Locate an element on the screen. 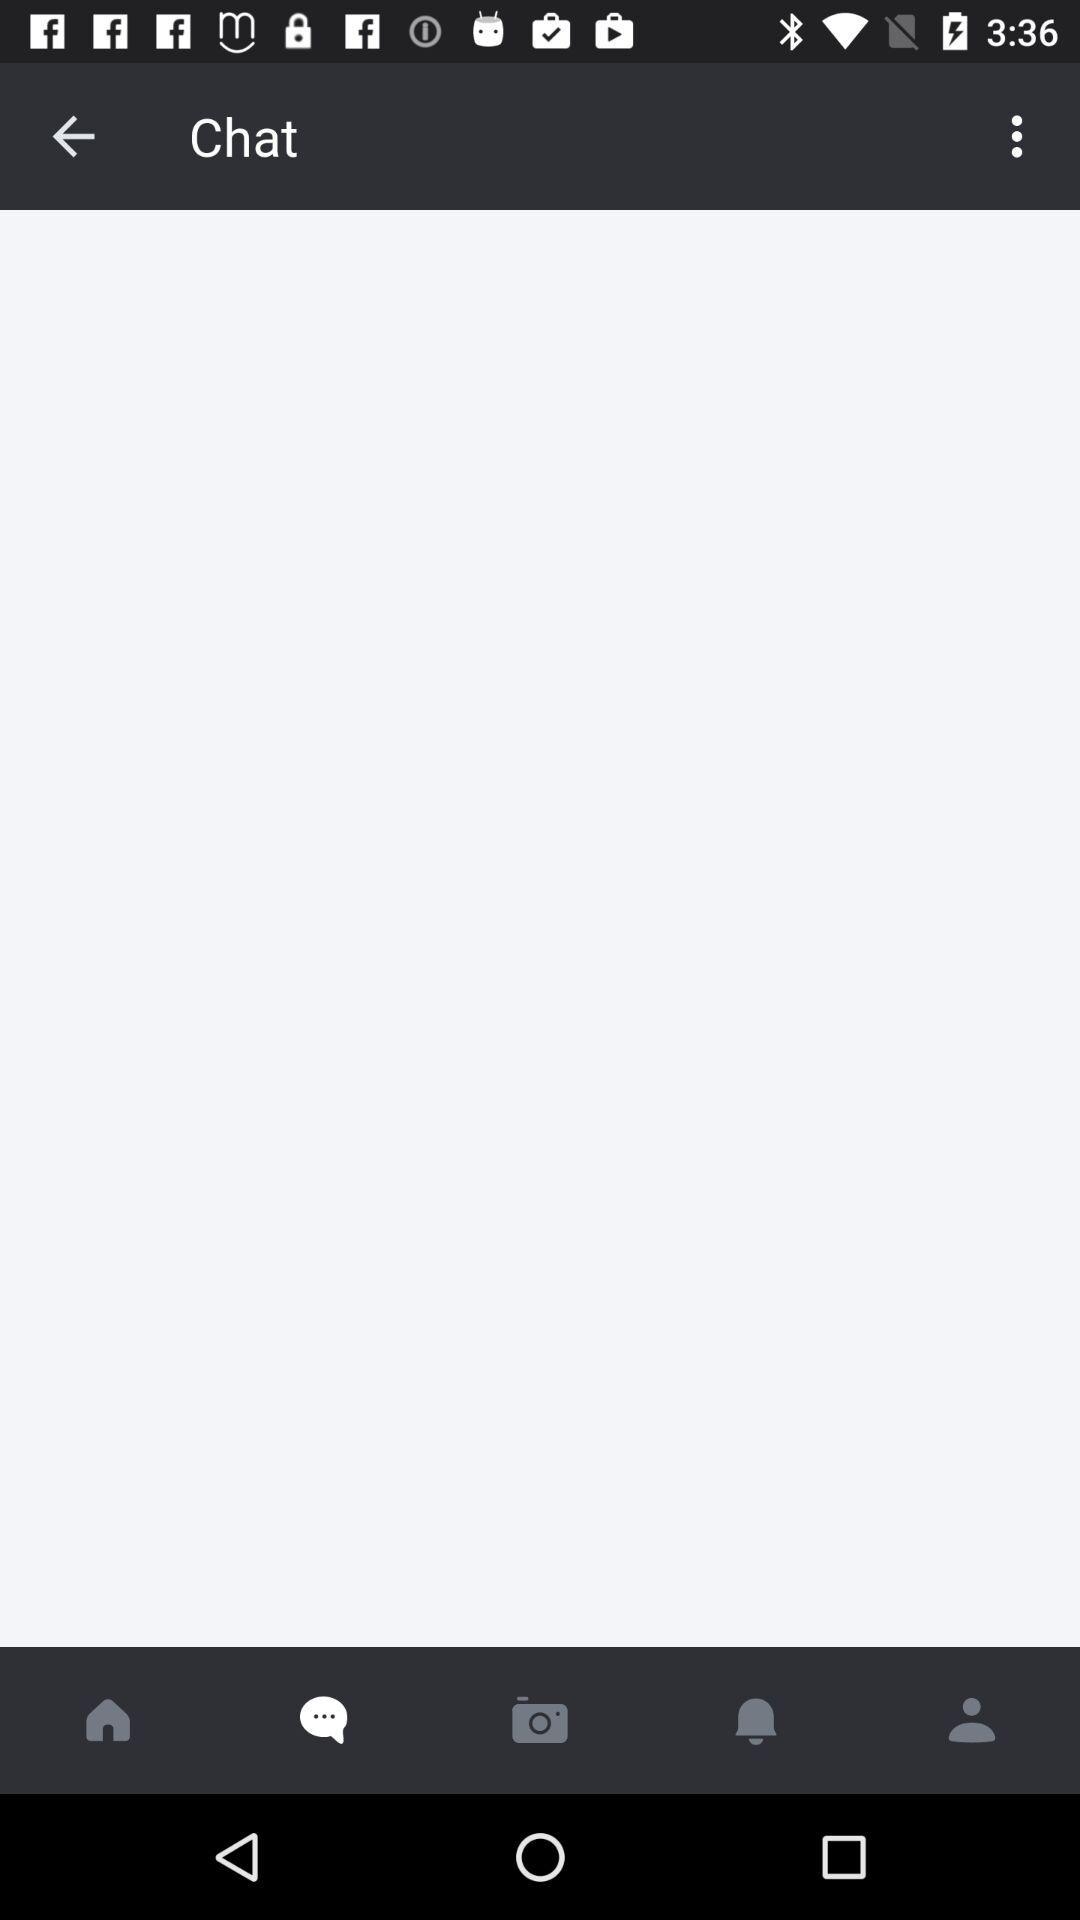  icon next to chat icon is located at coordinates (1017, 135).